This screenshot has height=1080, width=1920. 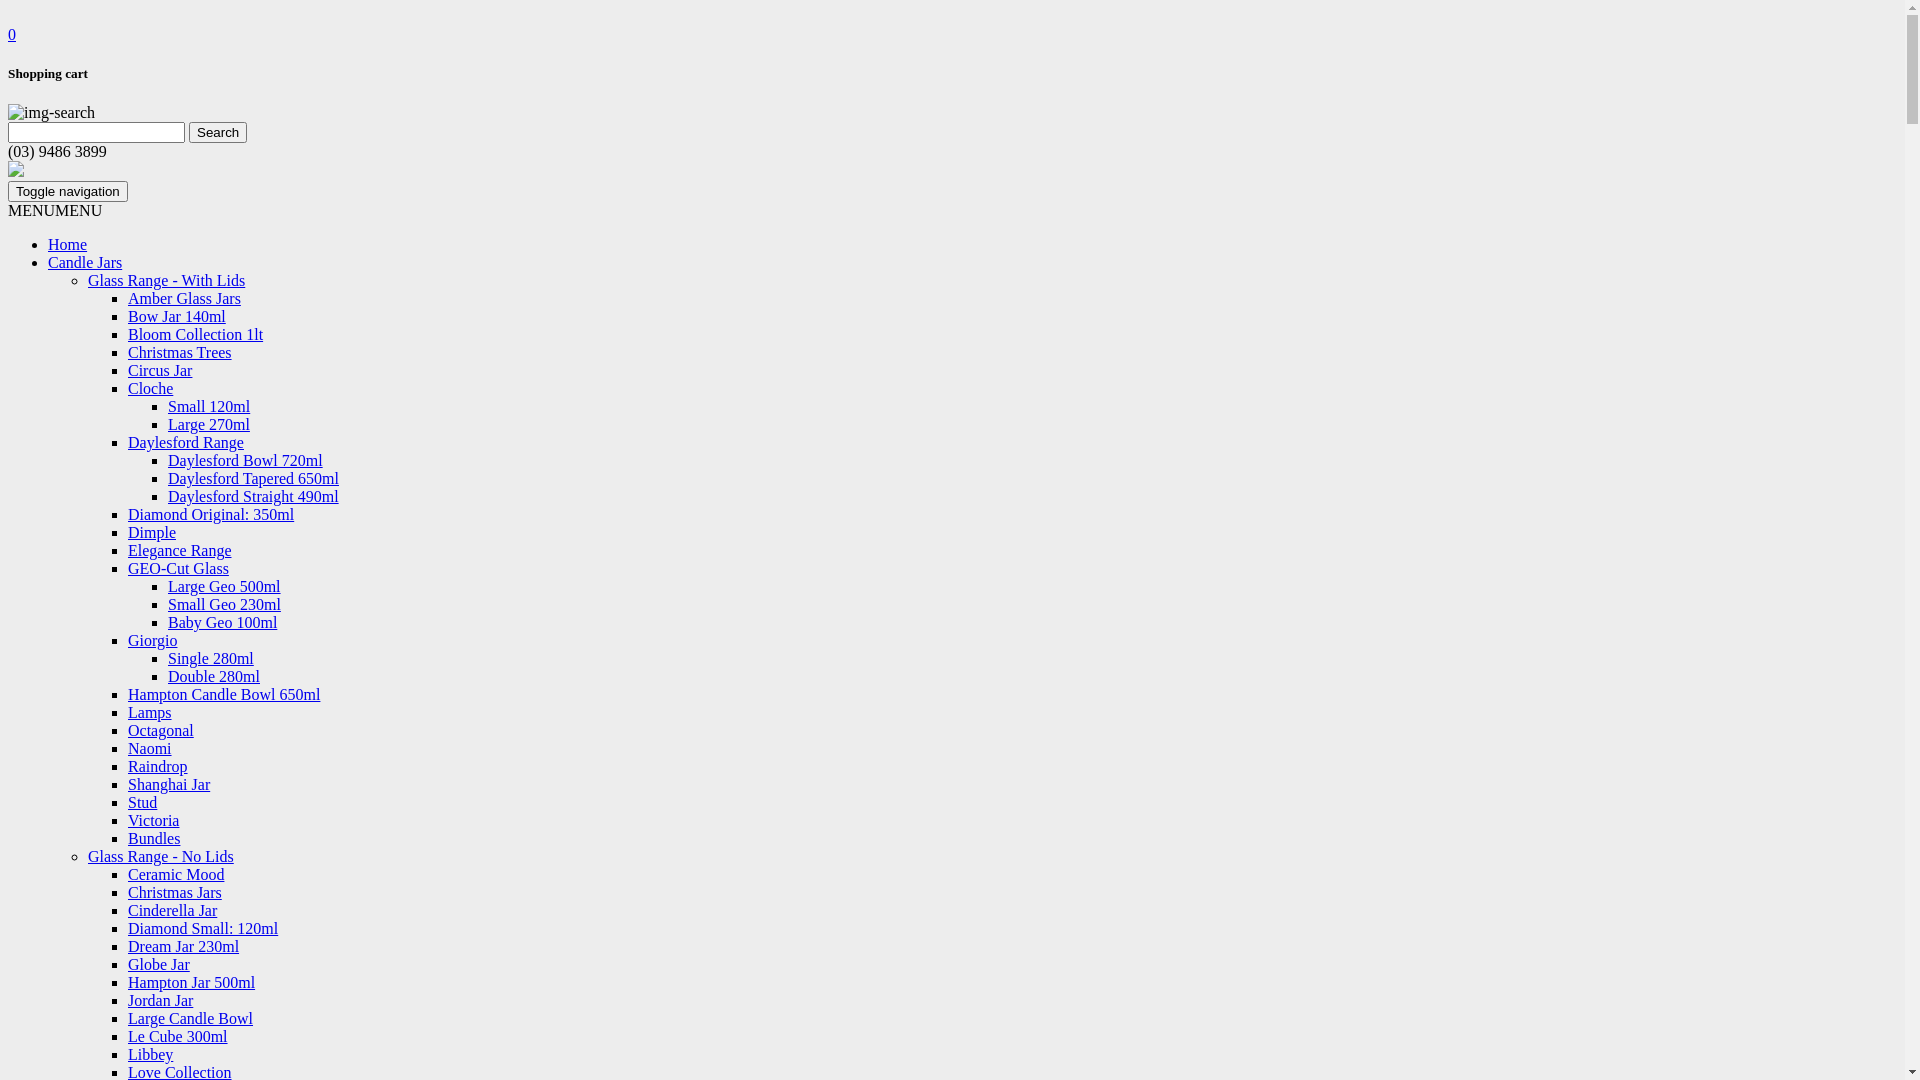 What do you see at coordinates (158, 370) in the screenshot?
I see `'Circus Jar'` at bounding box center [158, 370].